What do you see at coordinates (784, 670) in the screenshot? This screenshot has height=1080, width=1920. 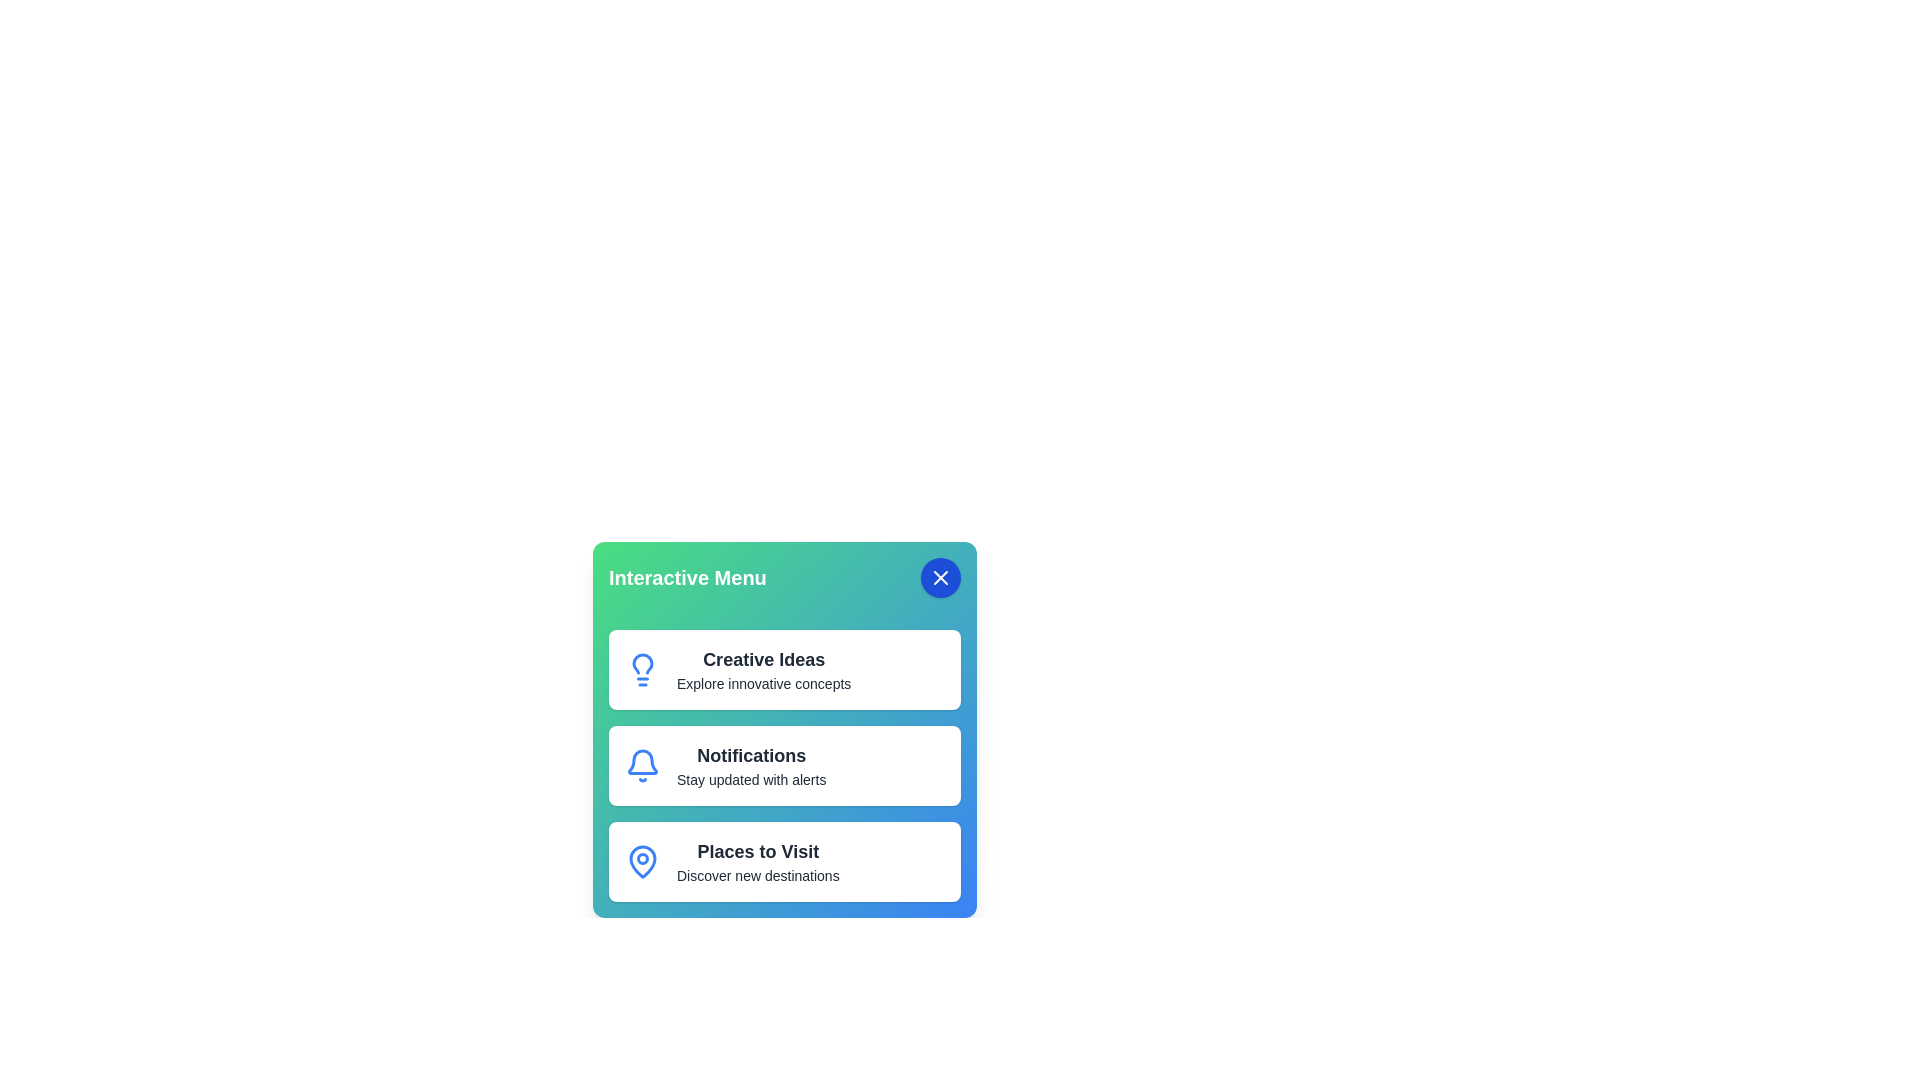 I see `the menu item corresponding to Creative Ideas` at bounding box center [784, 670].